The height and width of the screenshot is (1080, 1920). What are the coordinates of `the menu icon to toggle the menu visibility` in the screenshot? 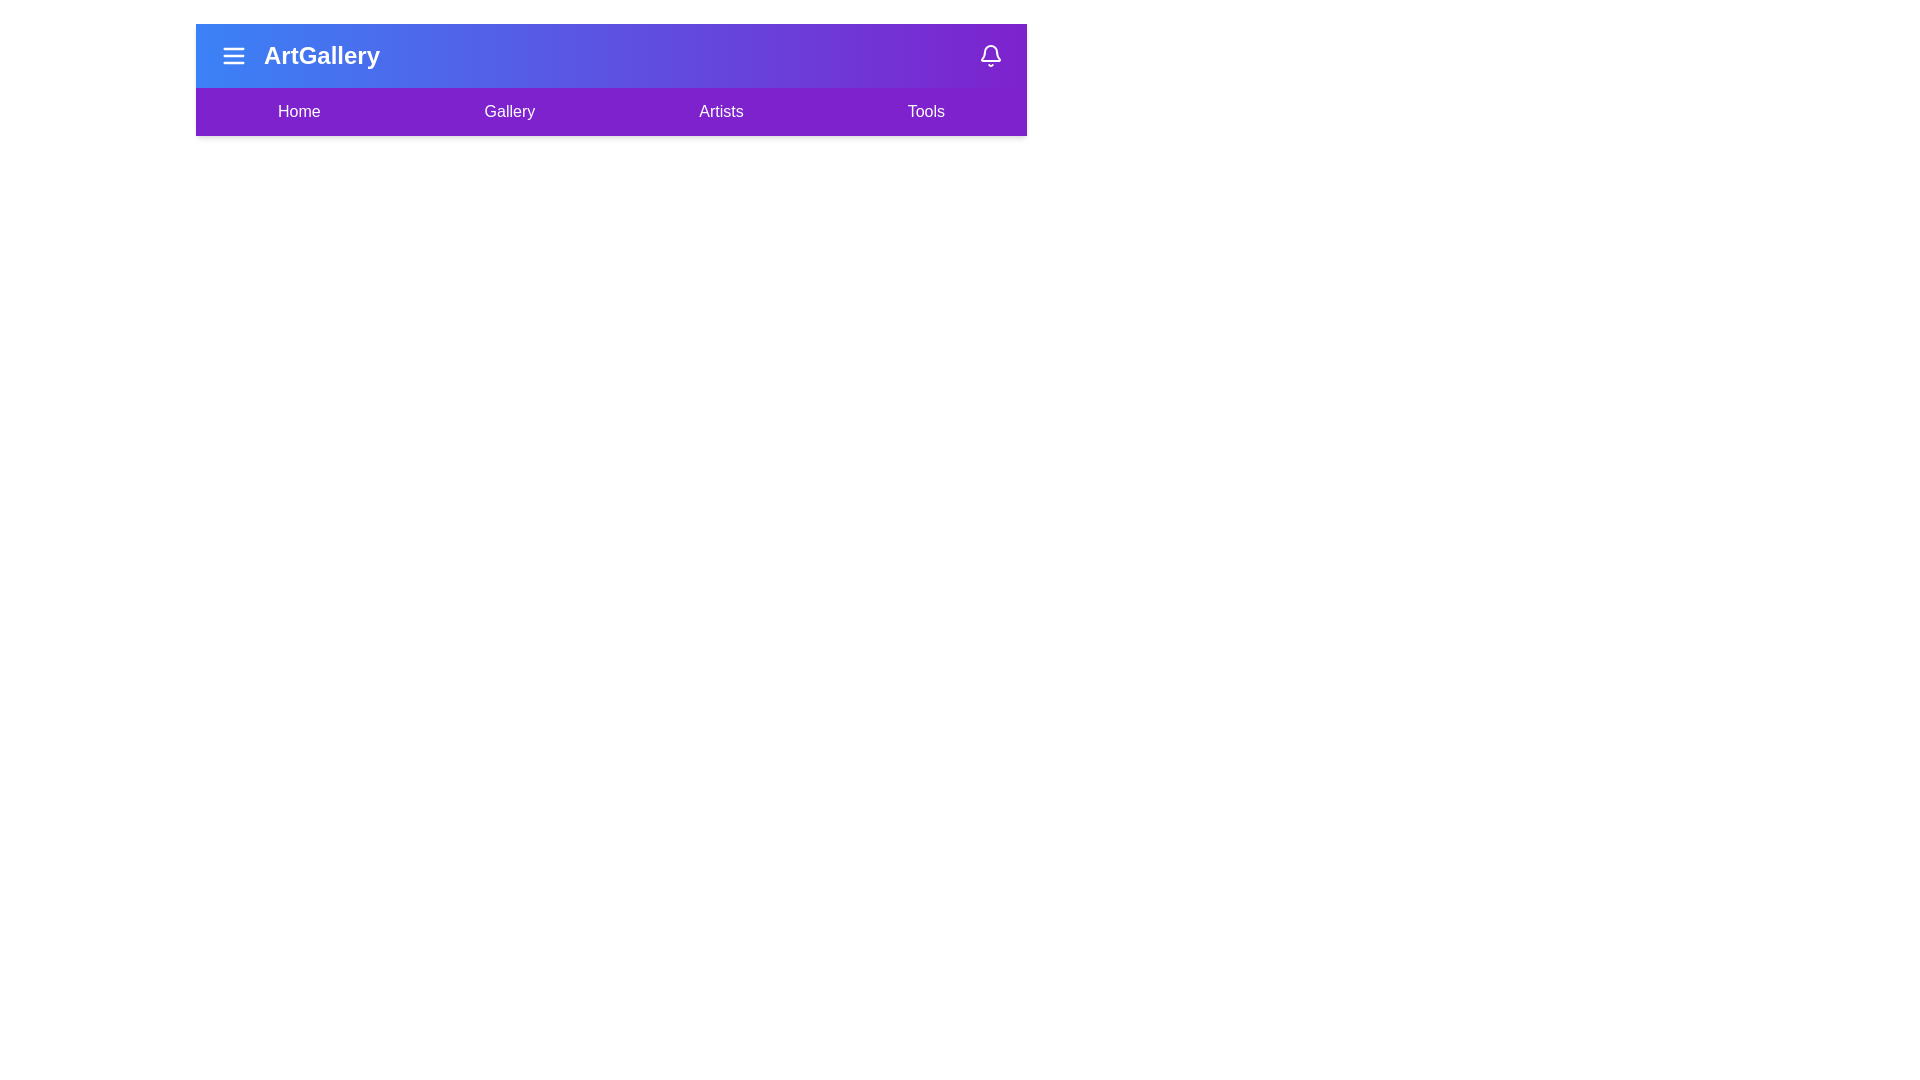 It's located at (234, 55).